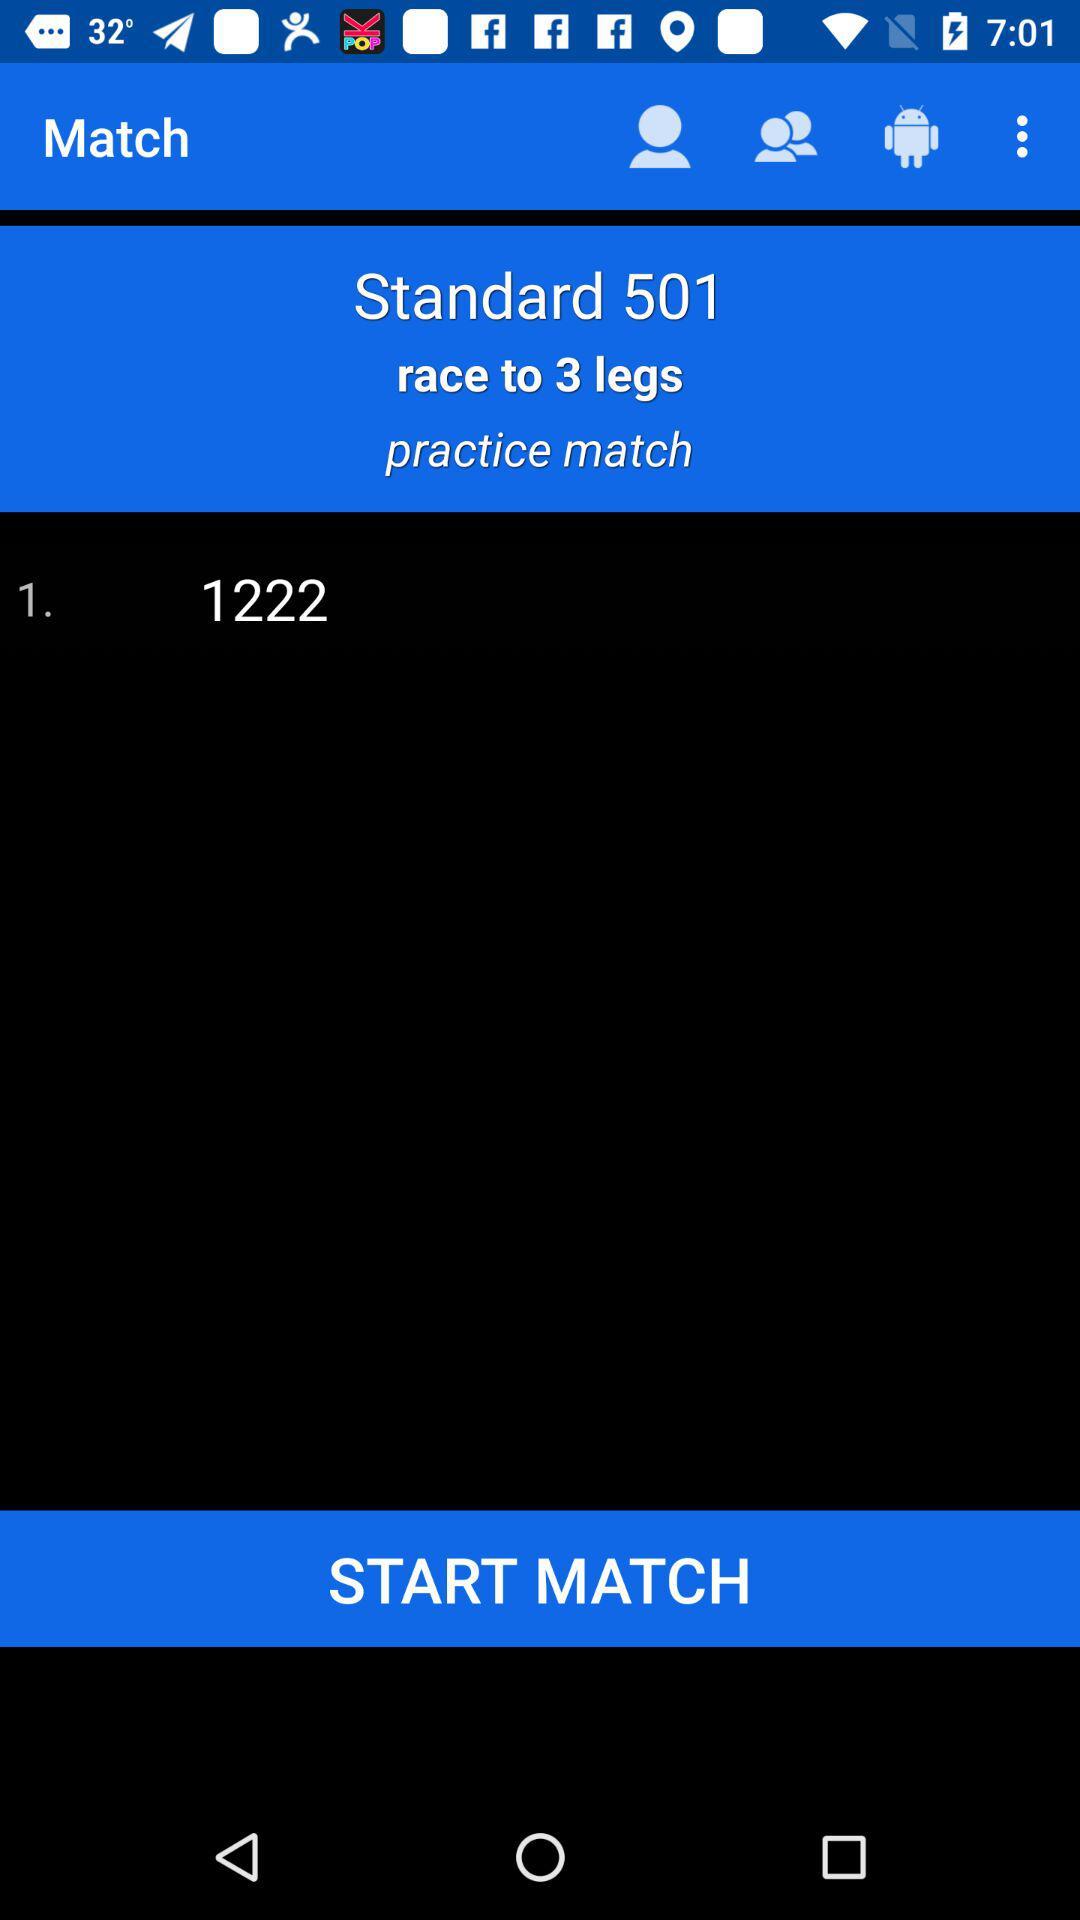  Describe the element at coordinates (540, 1577) in the screenshot. I see `start match icon` at that location.